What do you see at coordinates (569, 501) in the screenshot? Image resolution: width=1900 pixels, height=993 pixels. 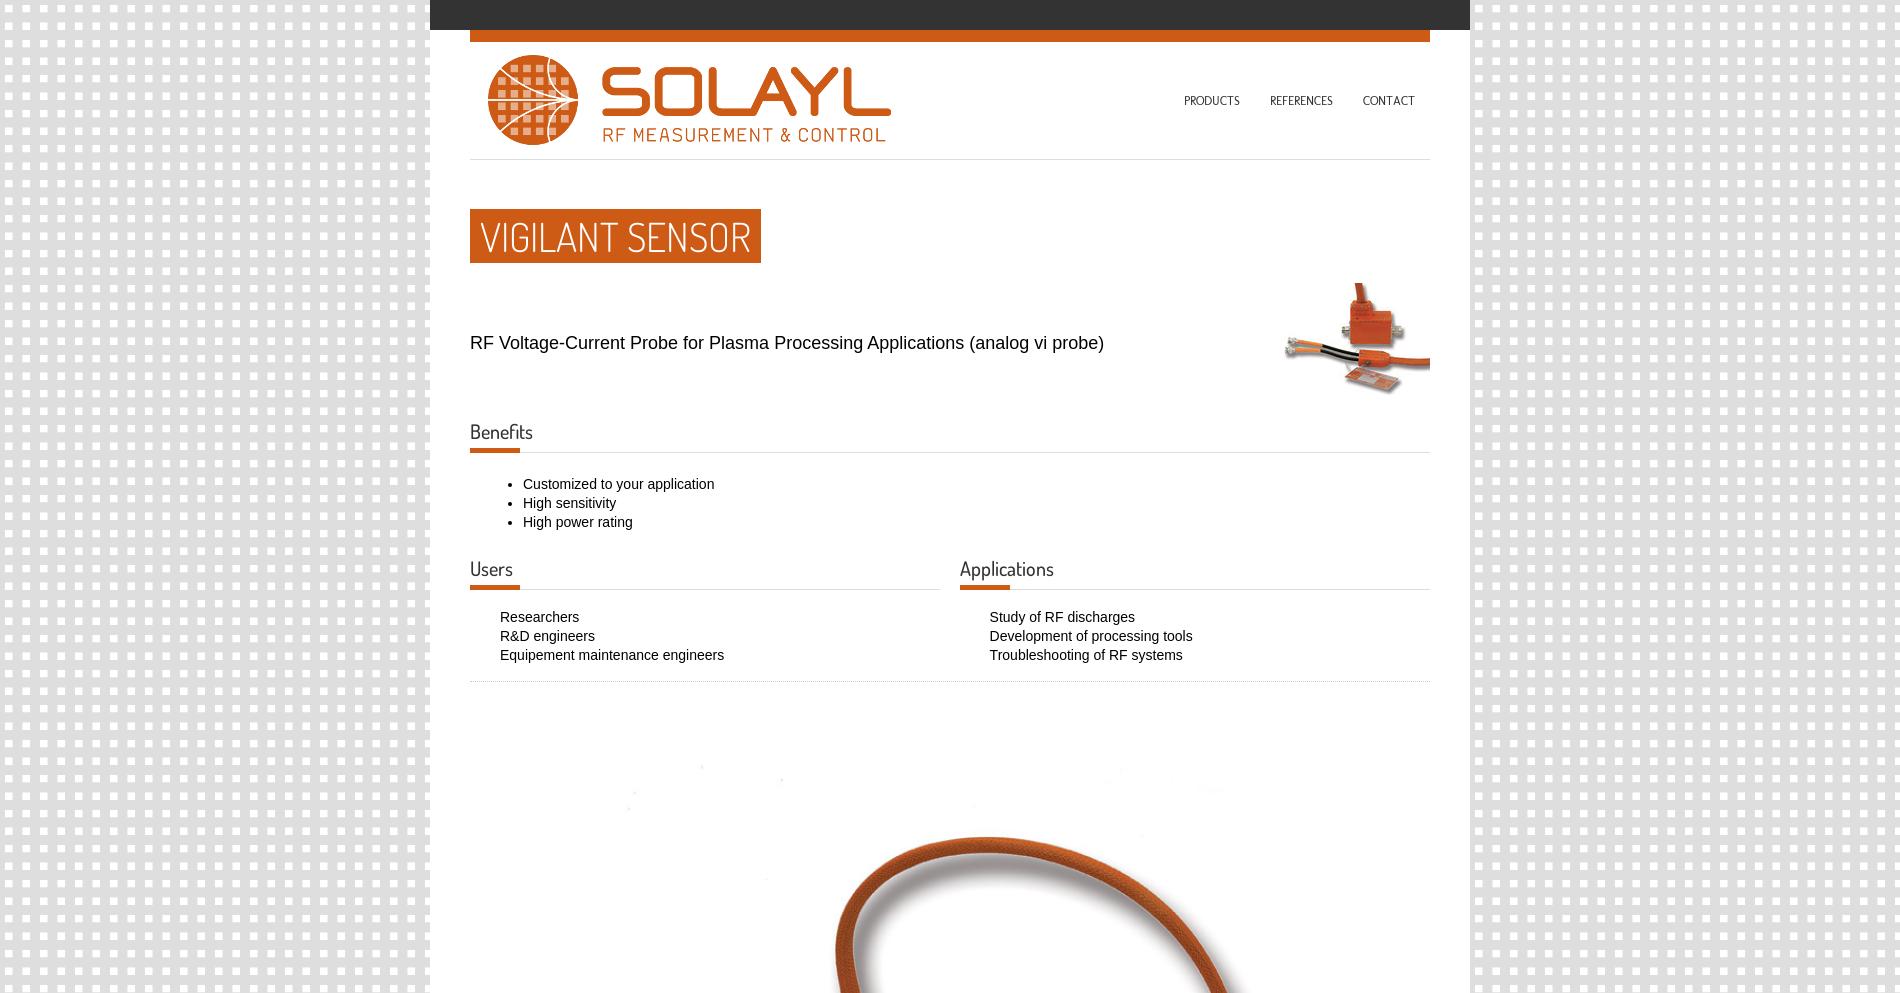 I see `'High sensitivity'` at bounding box center [569, 501].